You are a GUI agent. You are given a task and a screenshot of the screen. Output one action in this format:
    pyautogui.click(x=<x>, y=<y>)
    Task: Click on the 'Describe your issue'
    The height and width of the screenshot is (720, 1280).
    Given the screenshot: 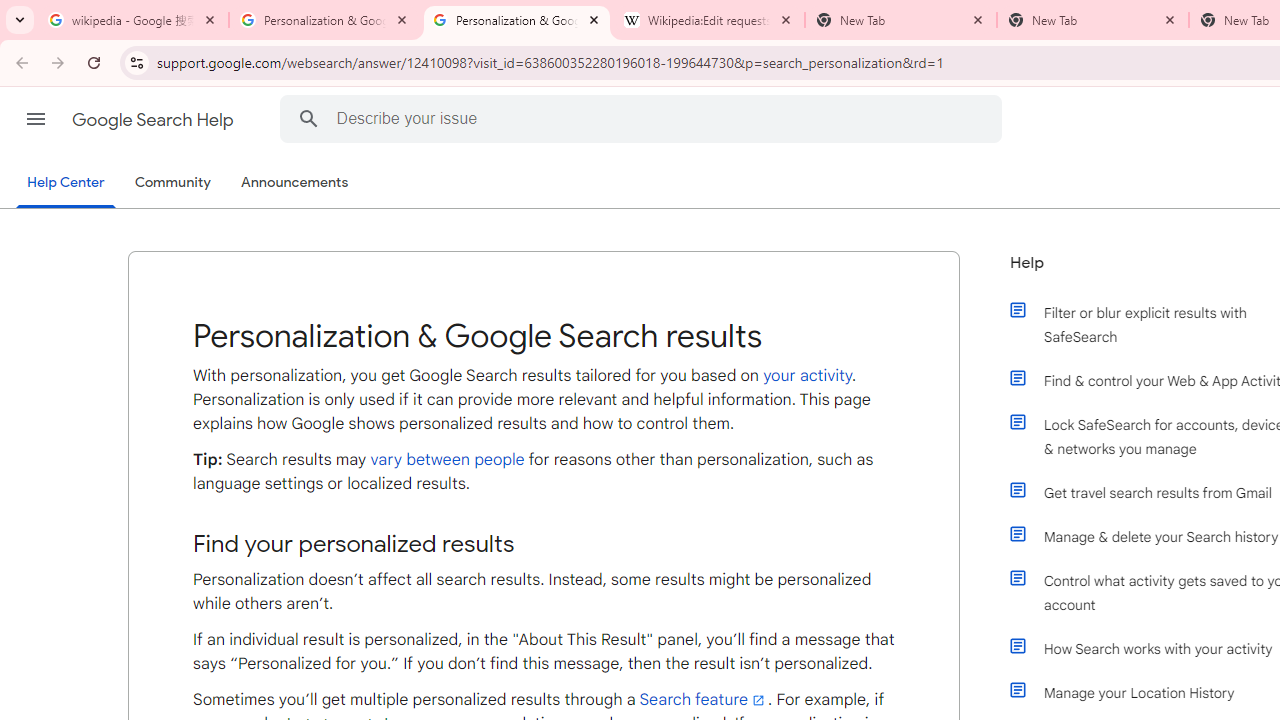 What is the action you would take?
    pyautogui.click(x=643, y=118)
    